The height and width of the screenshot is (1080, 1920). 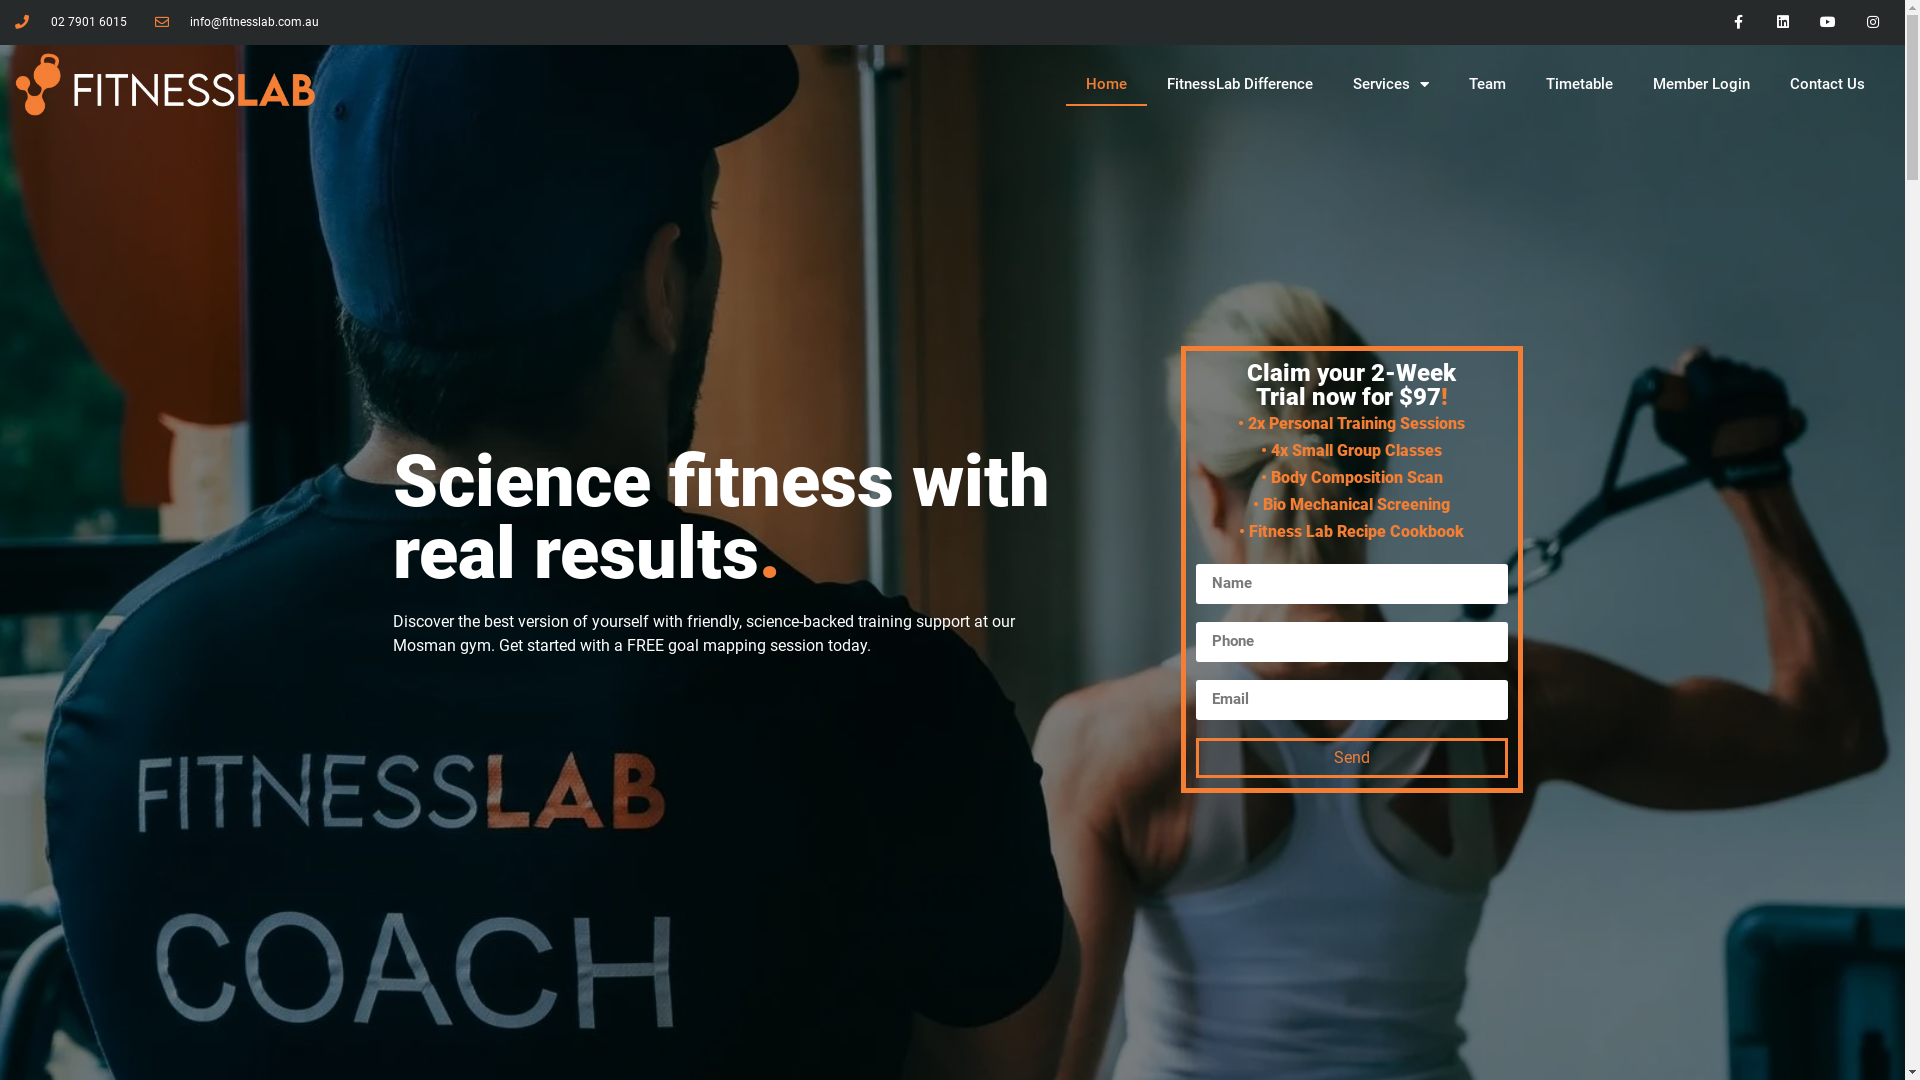 What do you see at coordinates (1105, 83) in the screenshot?
I see `'Home'` at bounding box center [1105, 83].